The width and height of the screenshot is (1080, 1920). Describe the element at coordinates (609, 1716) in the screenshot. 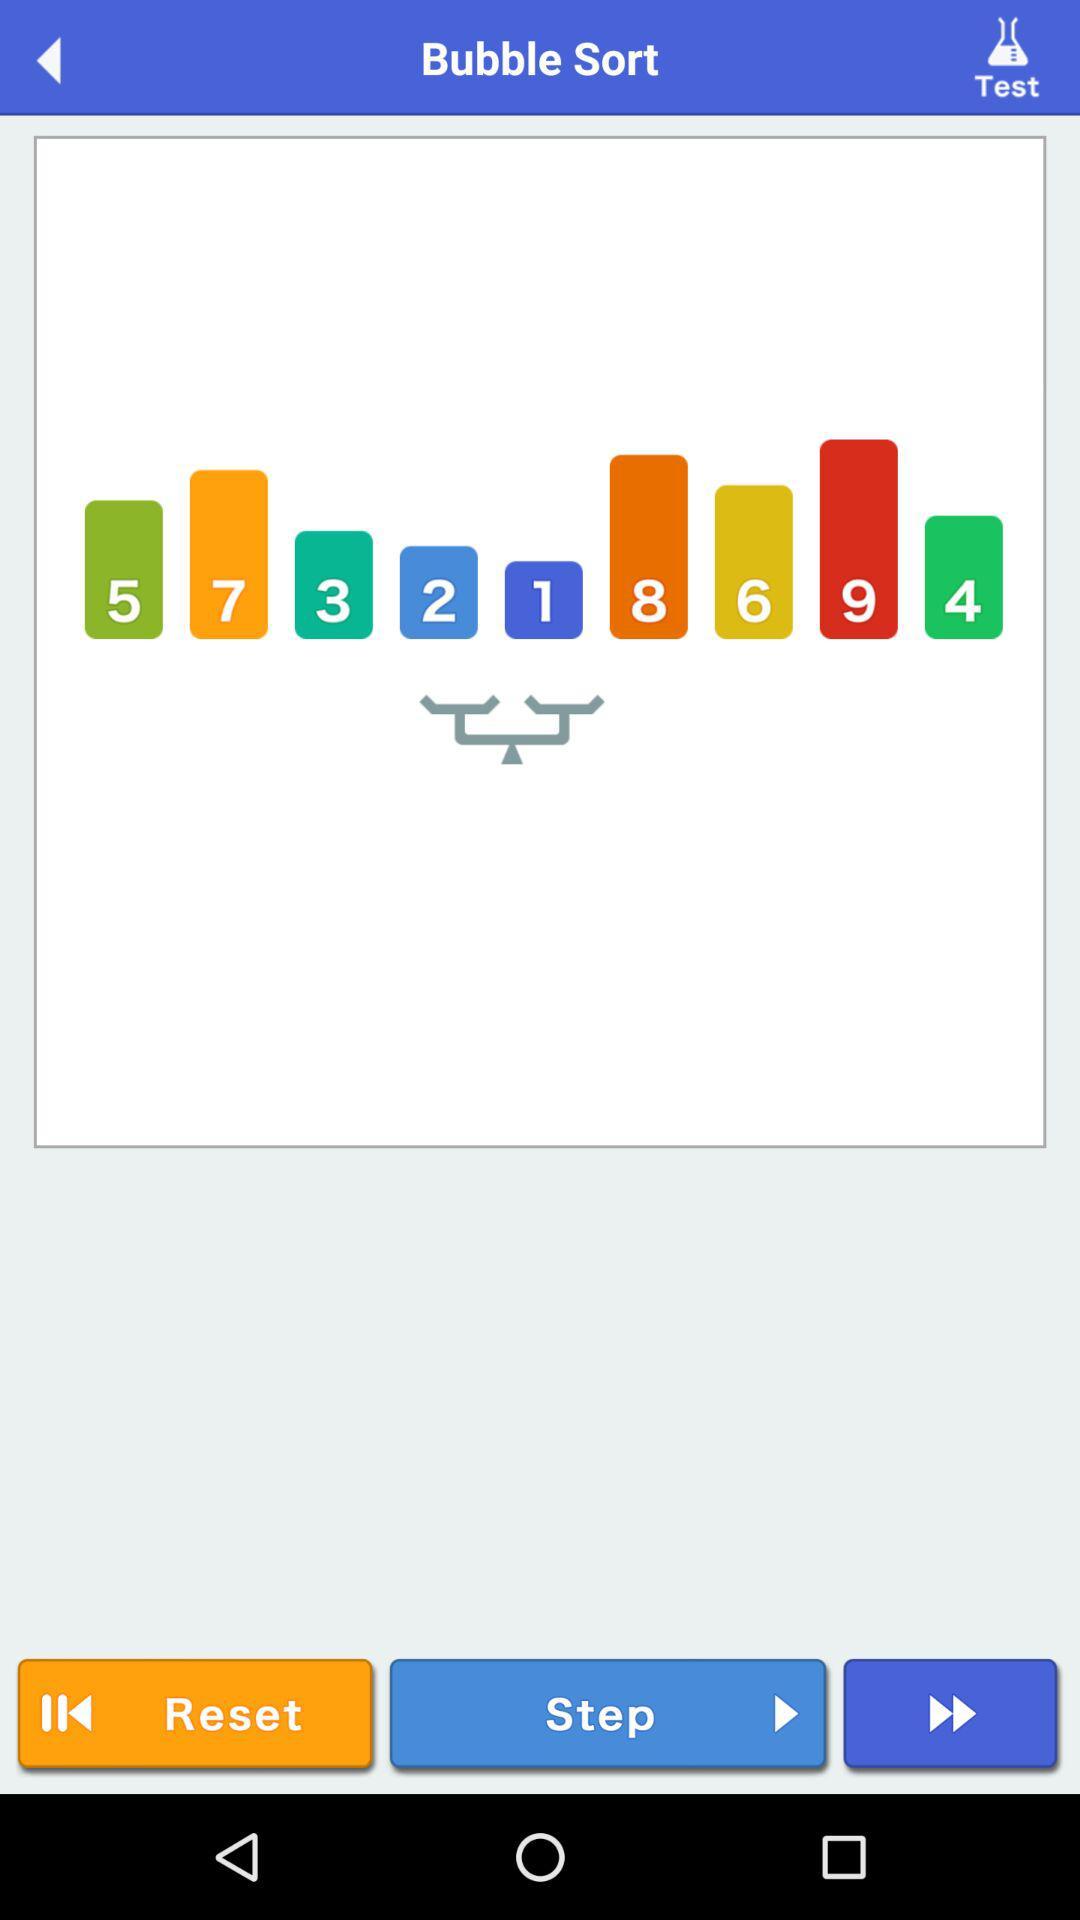

I see `step button` at that location.